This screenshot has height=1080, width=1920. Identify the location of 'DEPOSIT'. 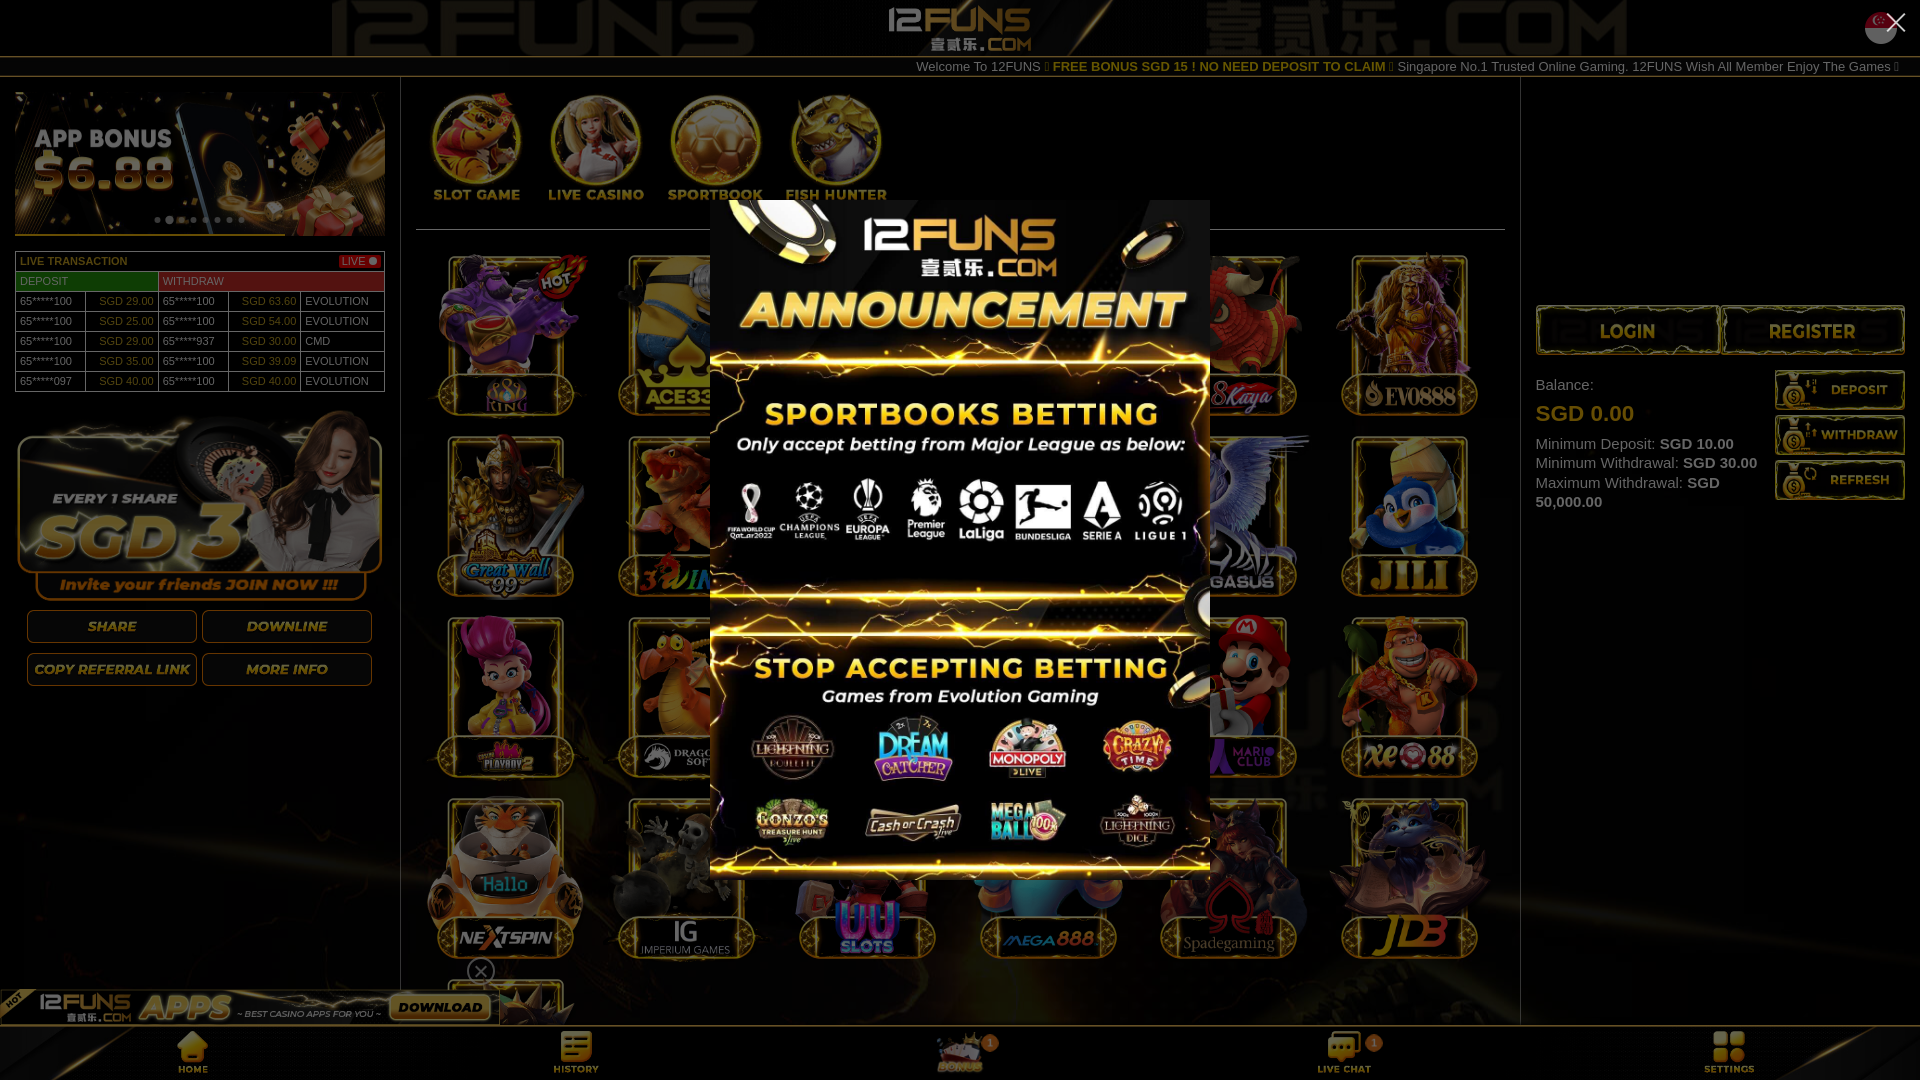
(1839, 389).